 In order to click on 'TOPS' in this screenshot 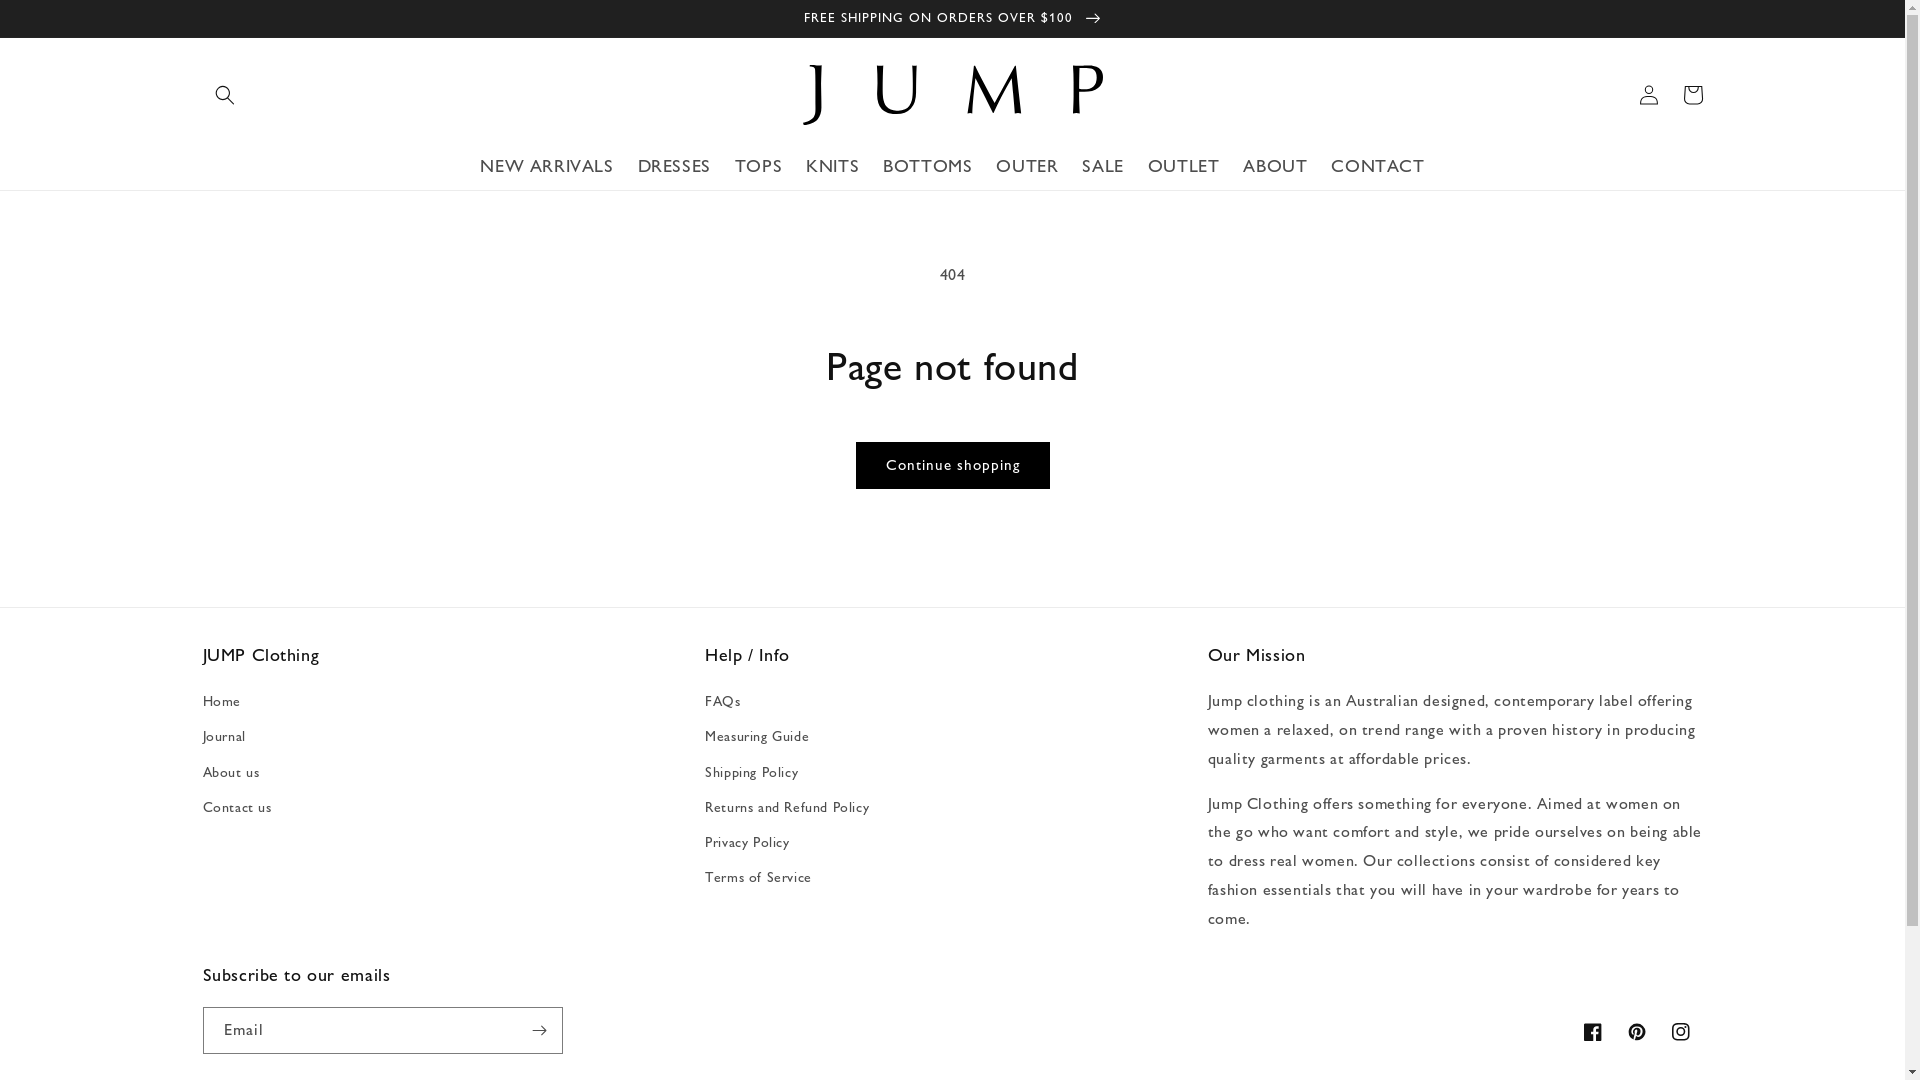, I will do `click(722, 165)`.